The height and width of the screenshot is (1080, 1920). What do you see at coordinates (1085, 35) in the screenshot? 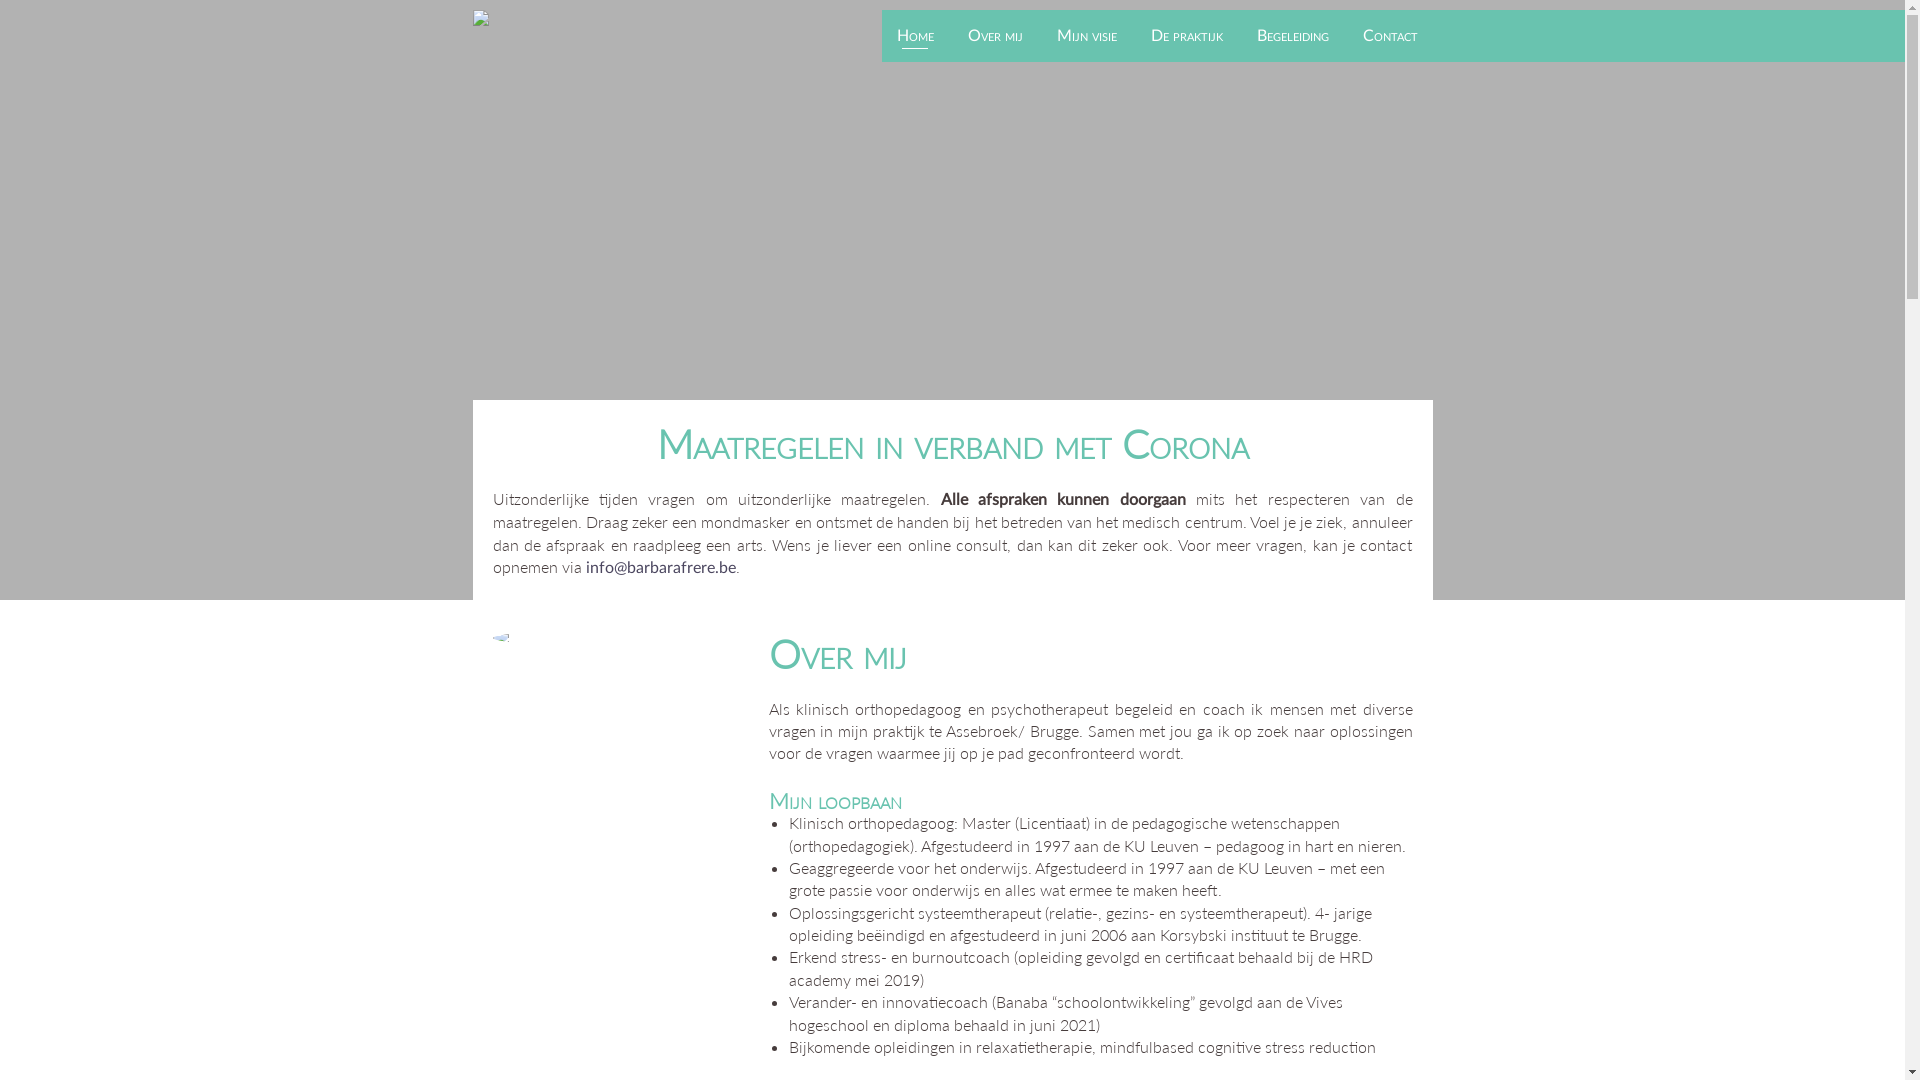
I see `'Mijn visie'` at bounding box center [1085, 35].